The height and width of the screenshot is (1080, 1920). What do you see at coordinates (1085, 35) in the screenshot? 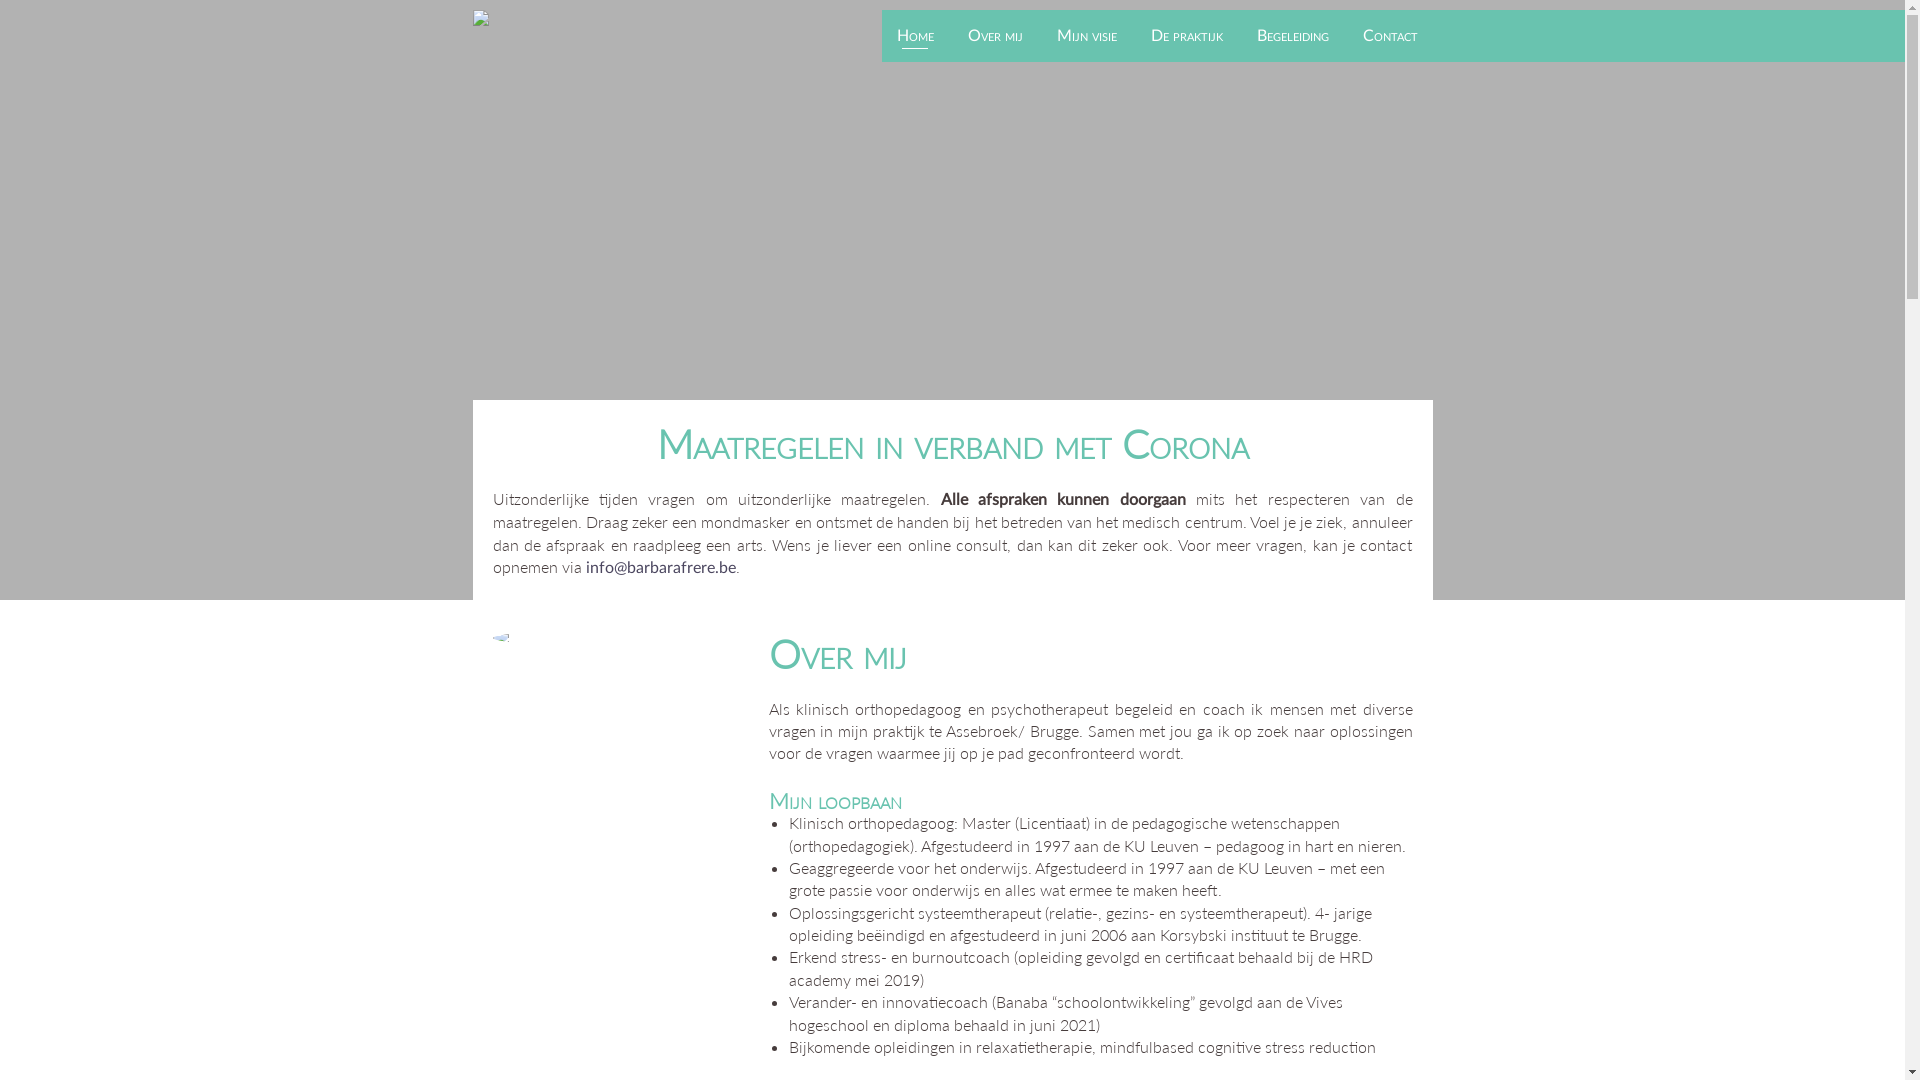
I see `'Mijn visie'` at bounding box center [1085, 35].